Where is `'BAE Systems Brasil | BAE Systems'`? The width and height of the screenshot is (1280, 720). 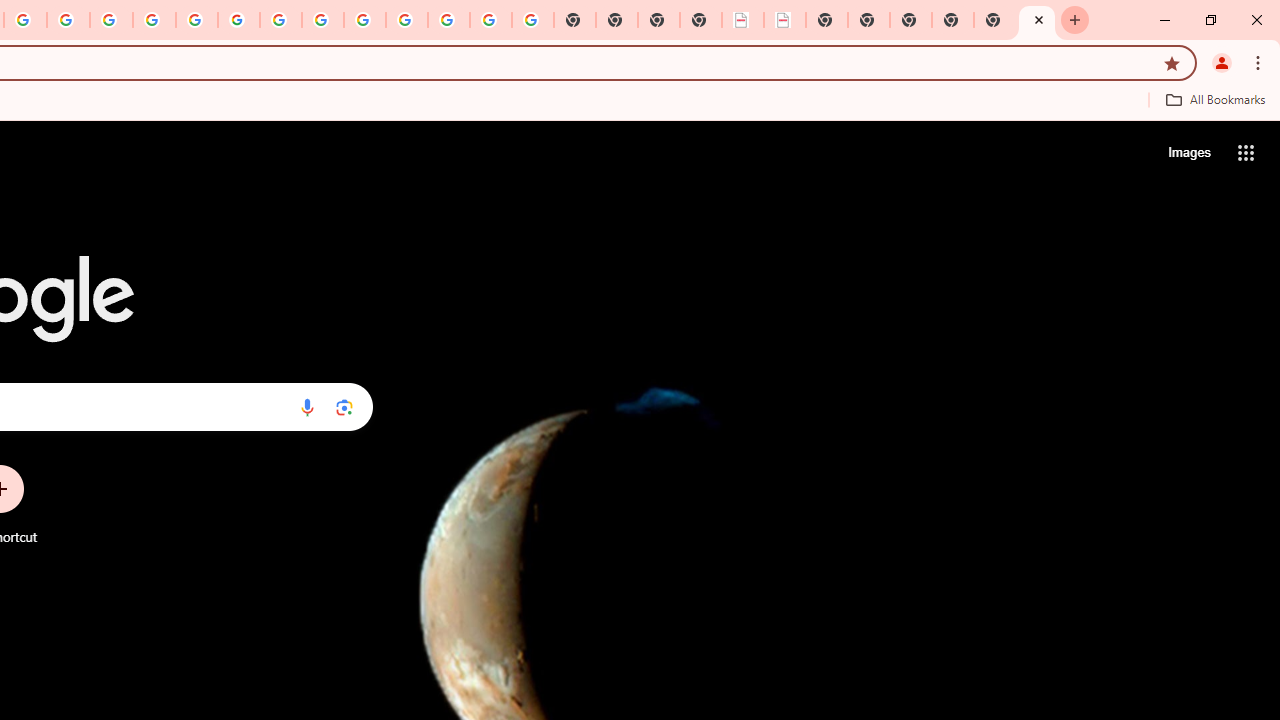
'BAE Systems Brasil | BAE Systems' is located at coordinates (784, 20).